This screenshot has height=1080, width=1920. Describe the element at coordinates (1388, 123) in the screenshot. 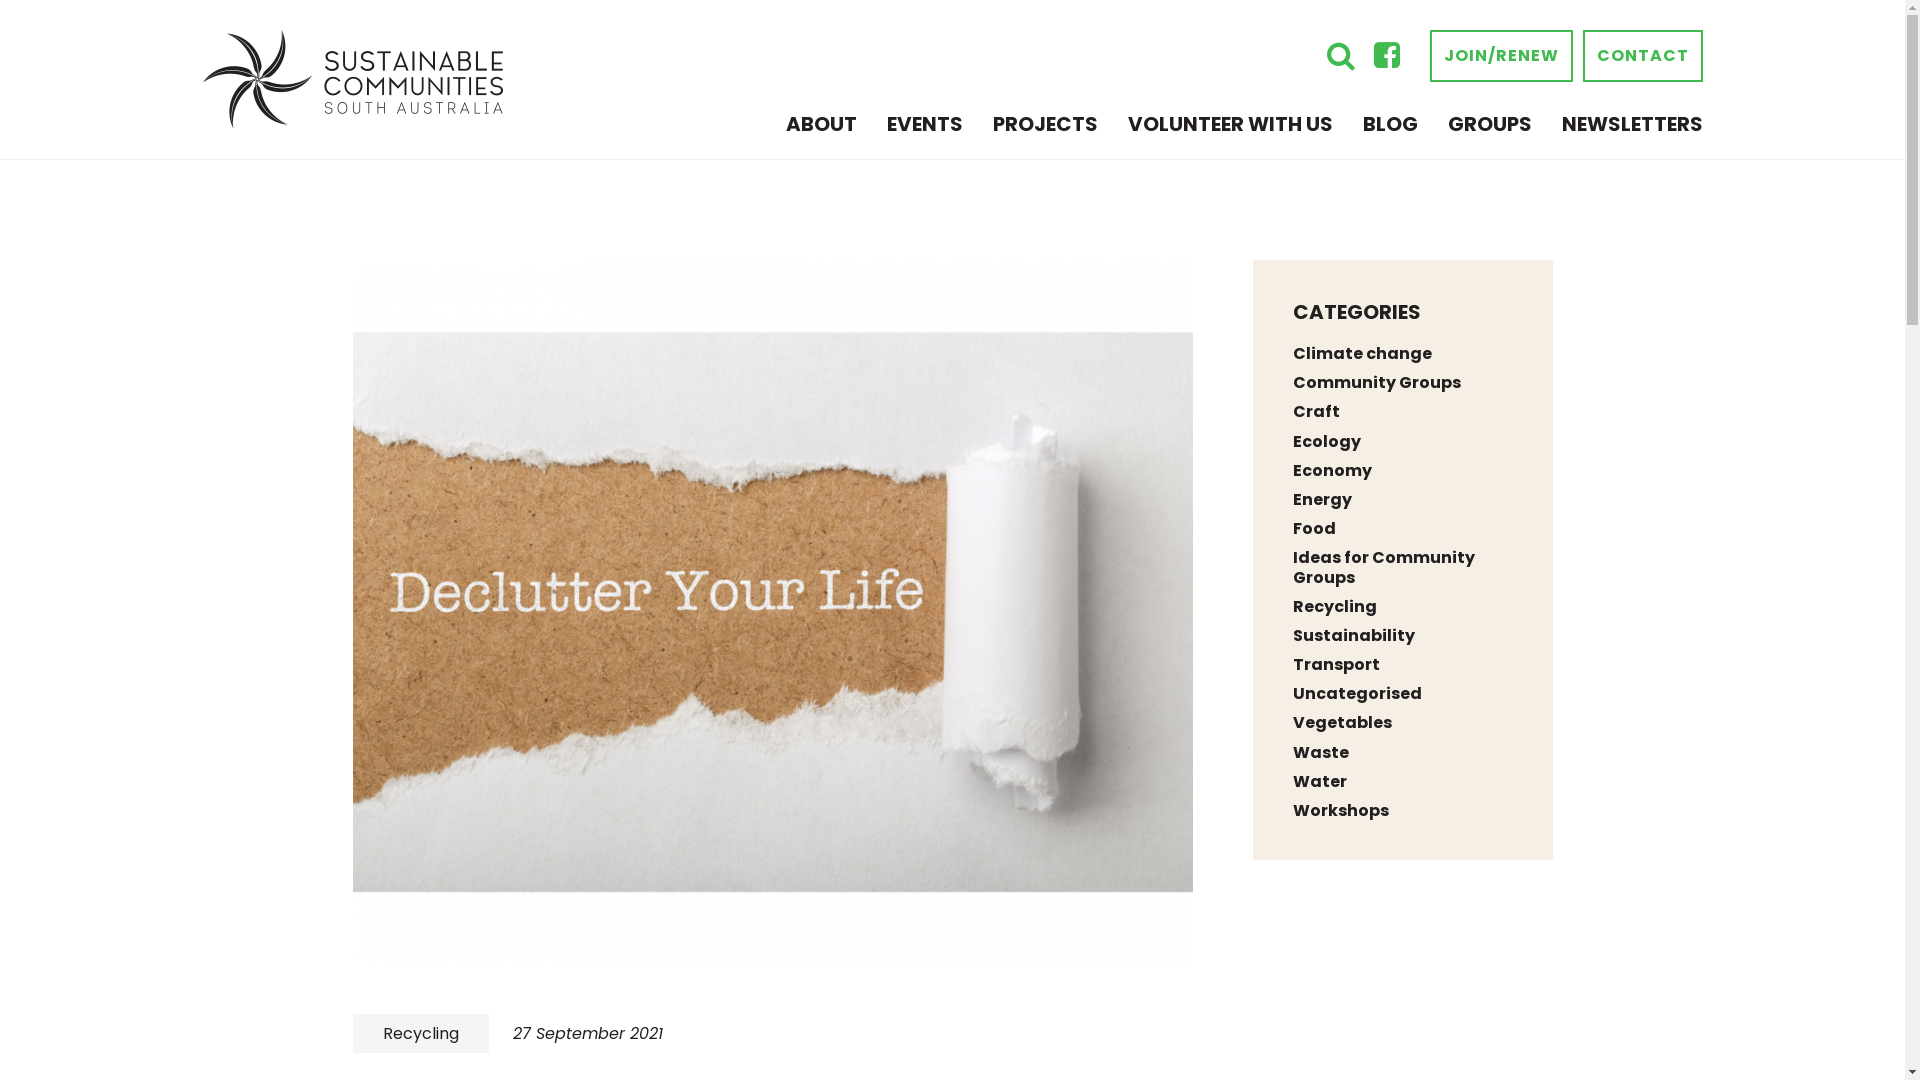

I see `'BLOG'` at that location.